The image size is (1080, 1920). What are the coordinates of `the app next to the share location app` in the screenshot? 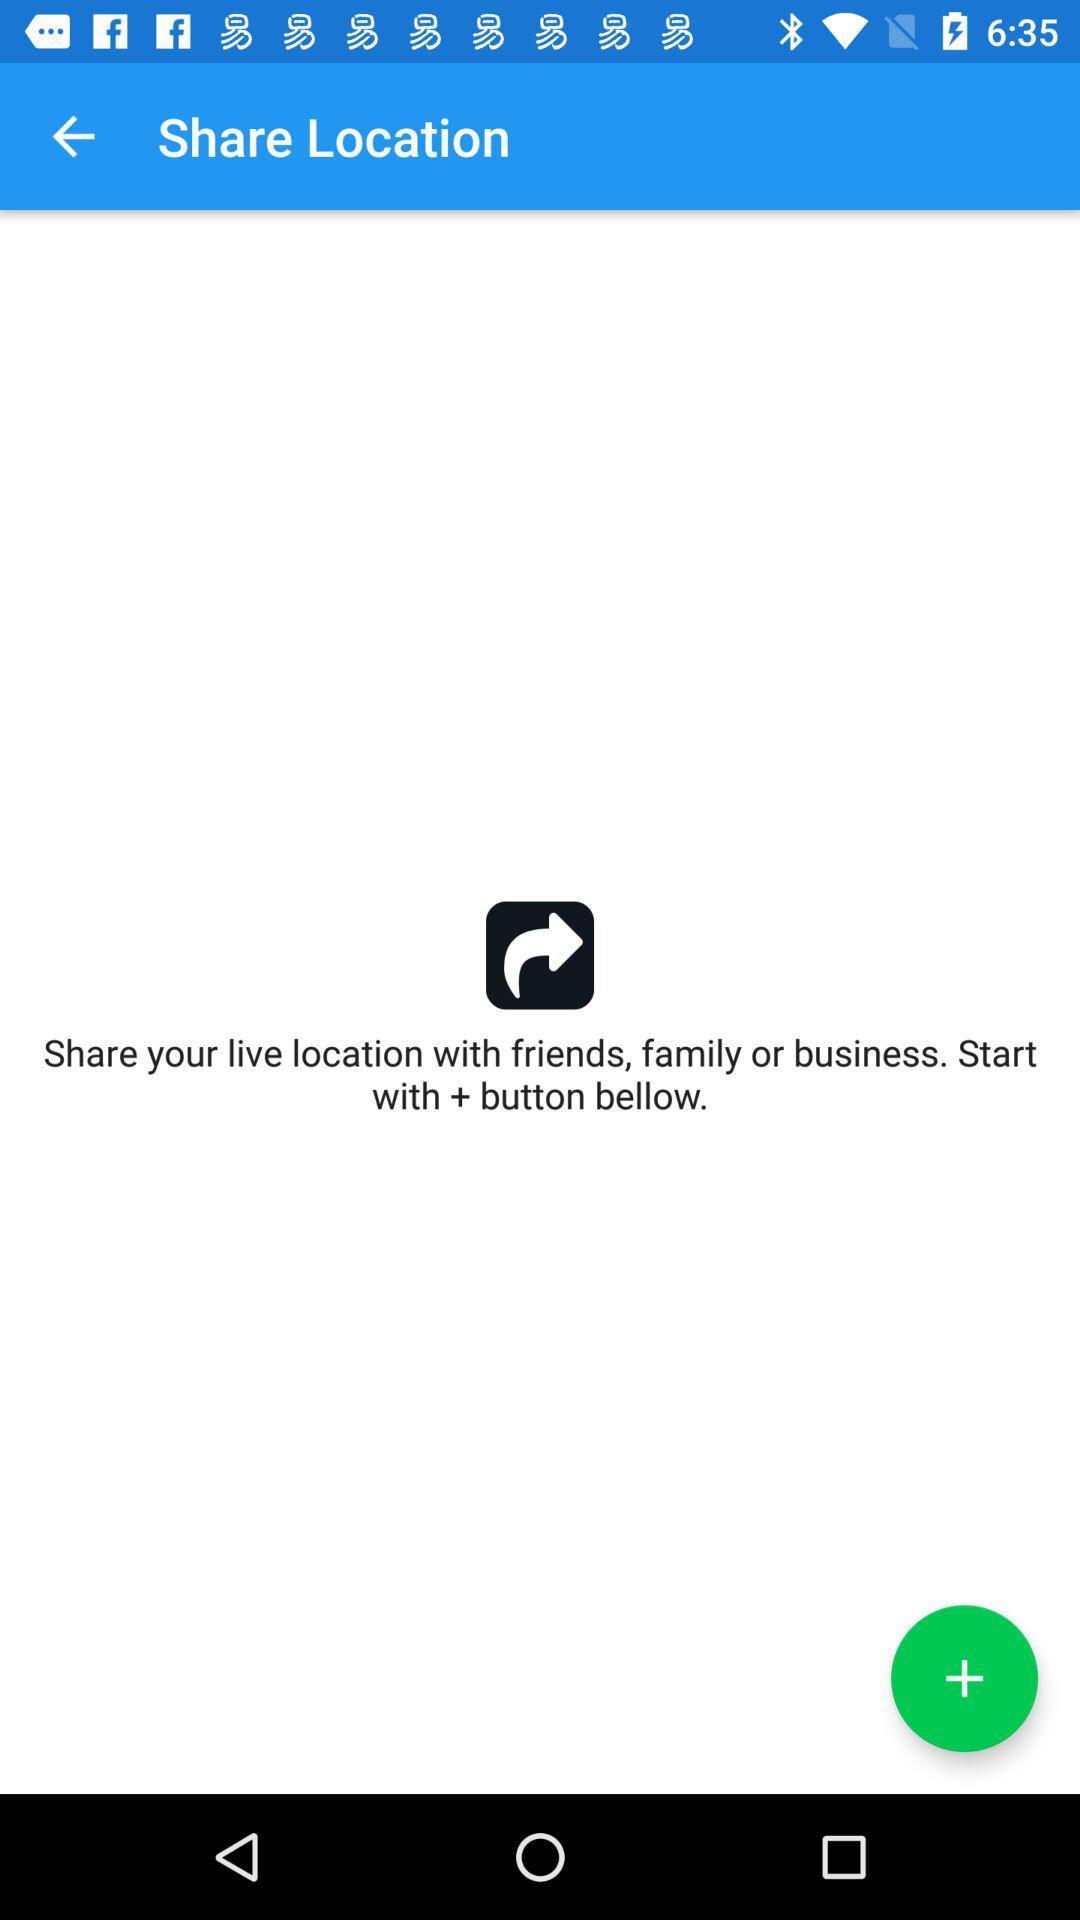 It's located at (72, 135).